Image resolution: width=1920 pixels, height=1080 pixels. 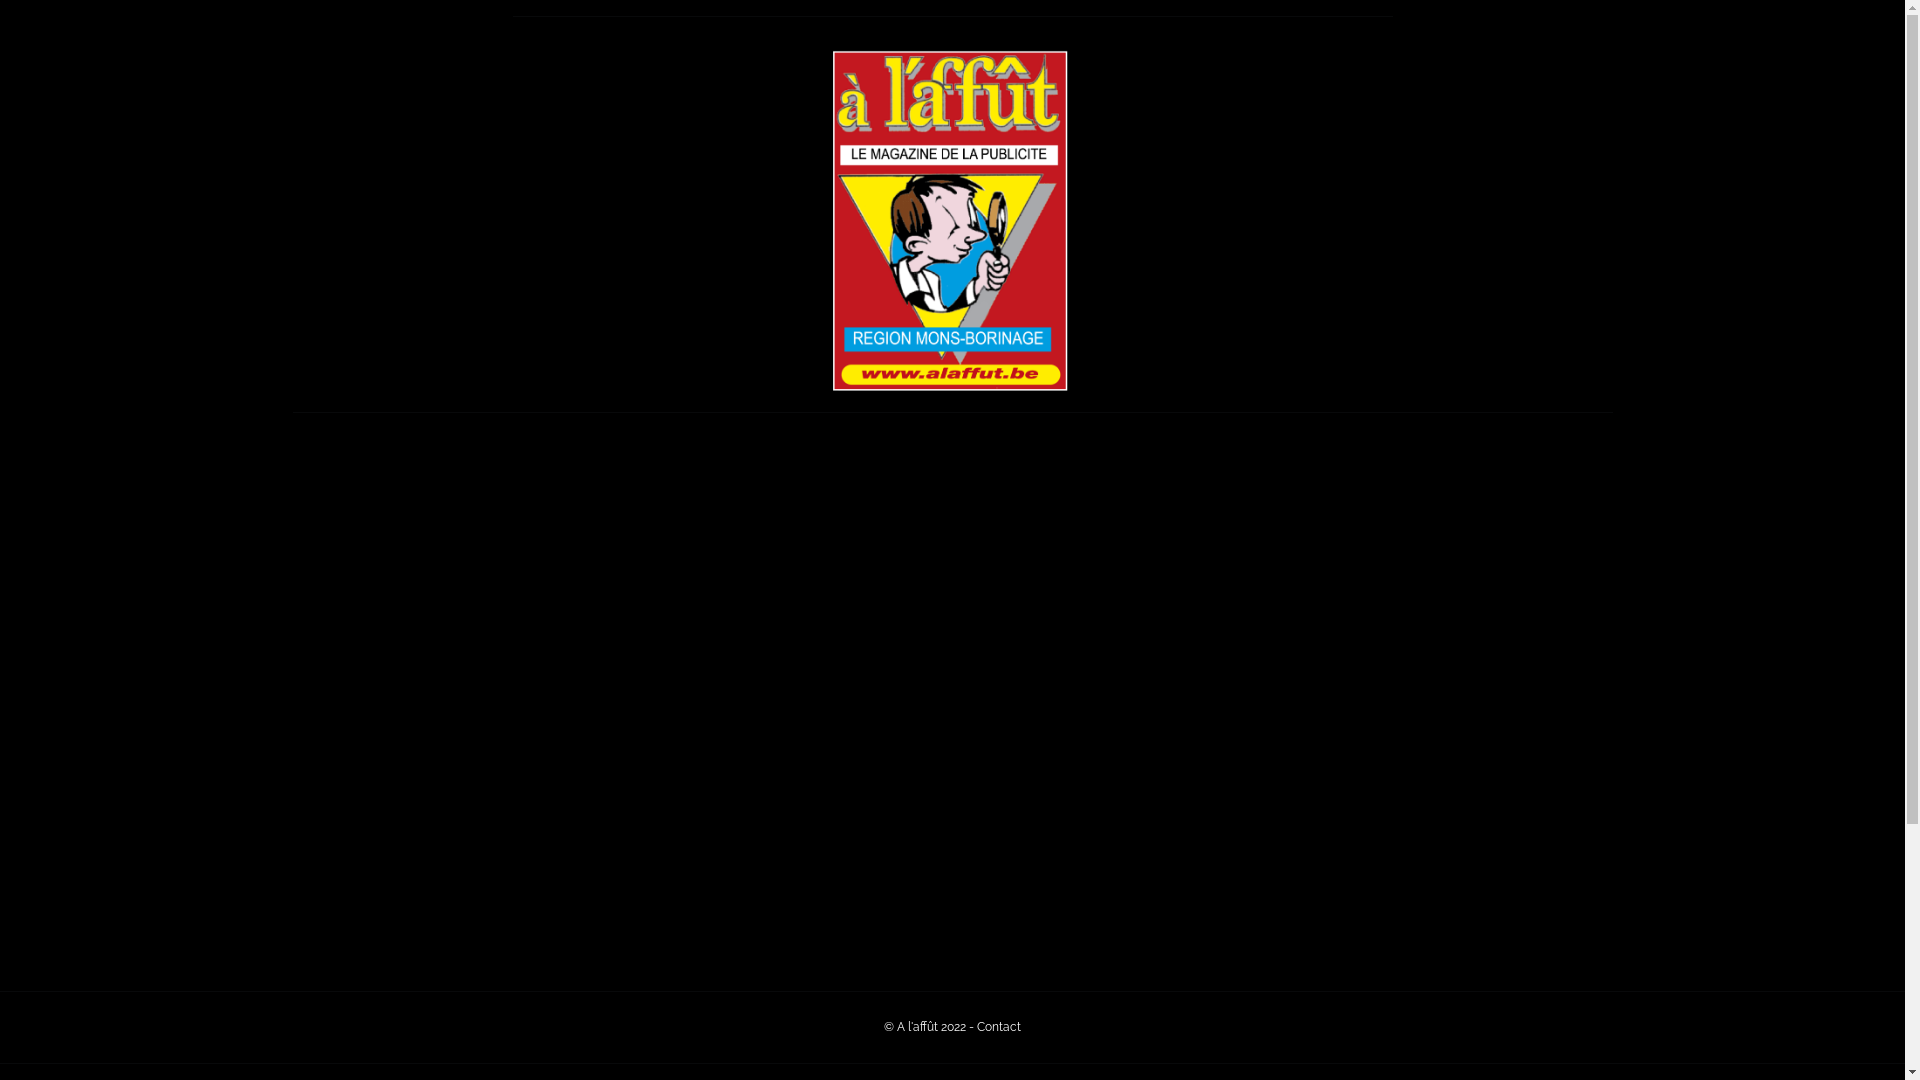 What do you see at coordinates (998, 1026) in the screenshot?
I see `'Contact'` at bounding box center [998, 1026].